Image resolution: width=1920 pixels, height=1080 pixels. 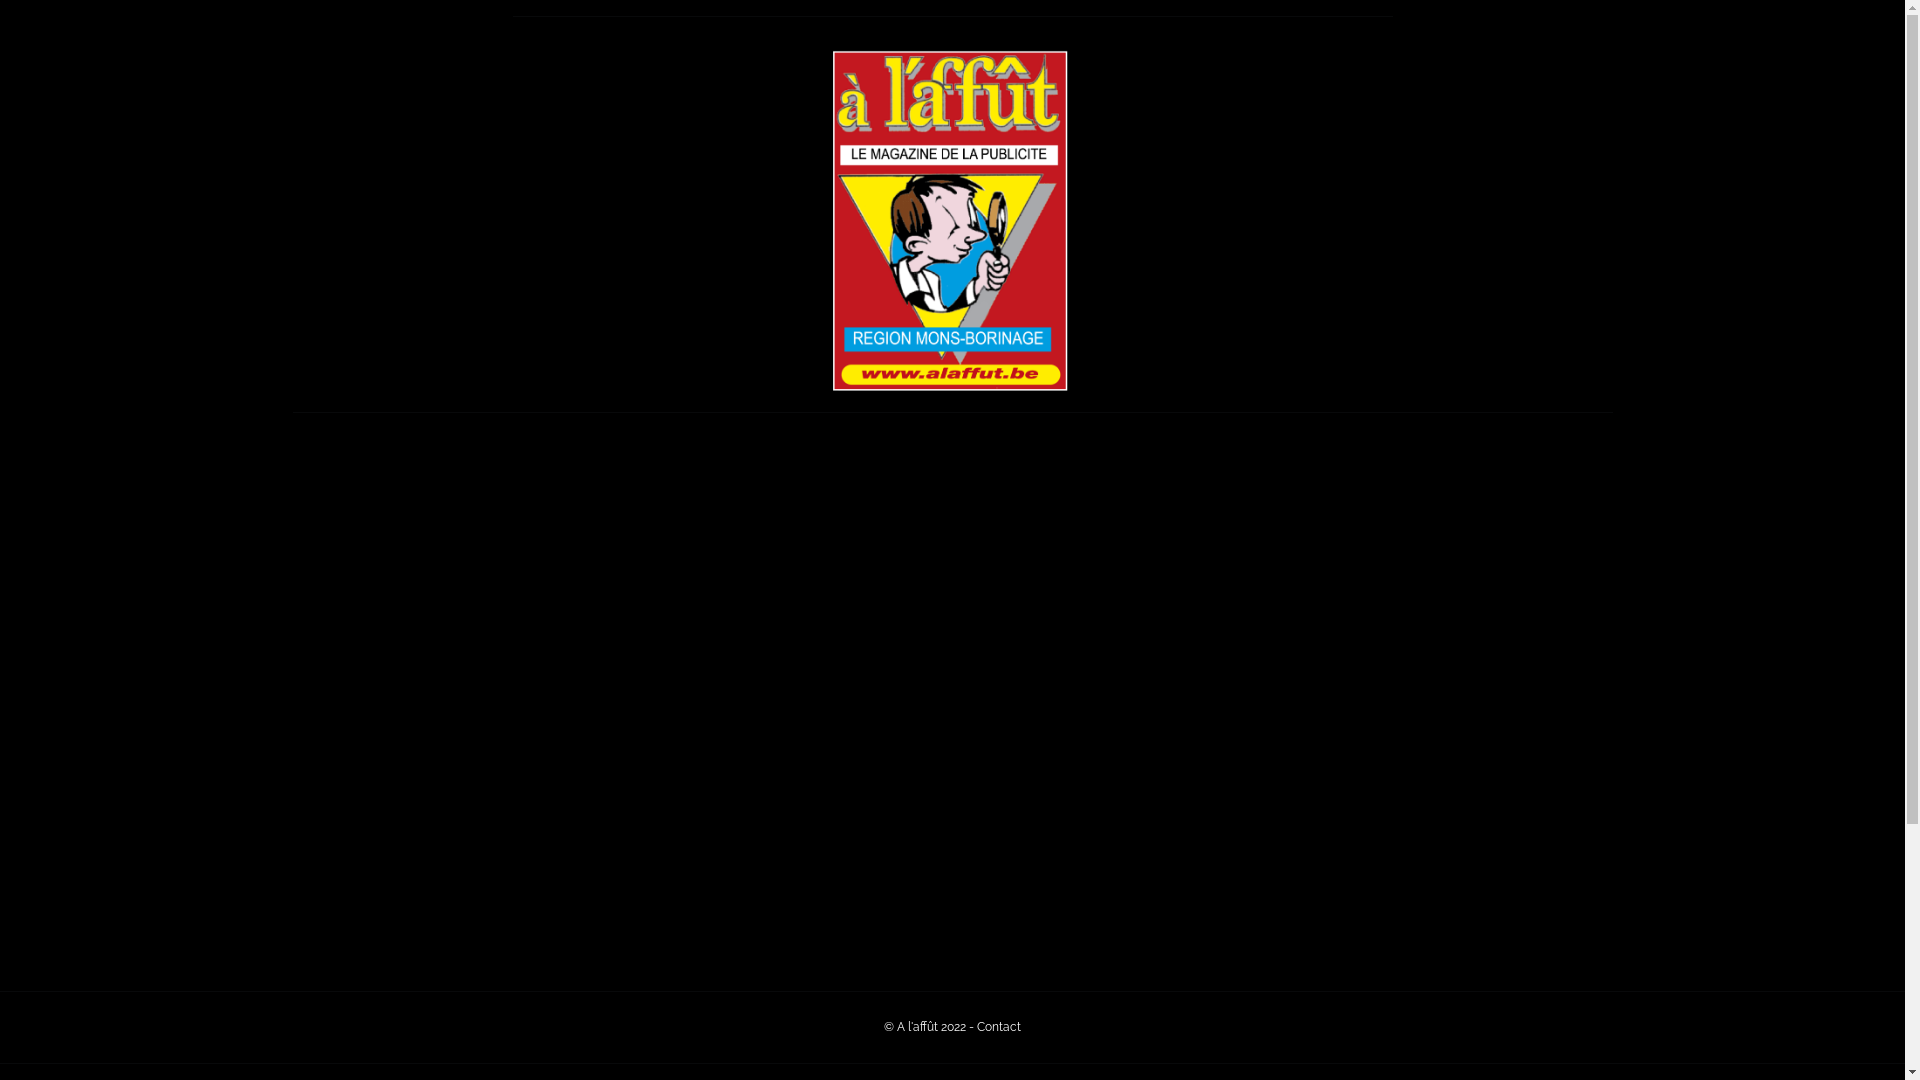 What do you see at coordinates (998, 1026) in the screenshot?
I see `'Contact'` at bounding box center [998, 1026].